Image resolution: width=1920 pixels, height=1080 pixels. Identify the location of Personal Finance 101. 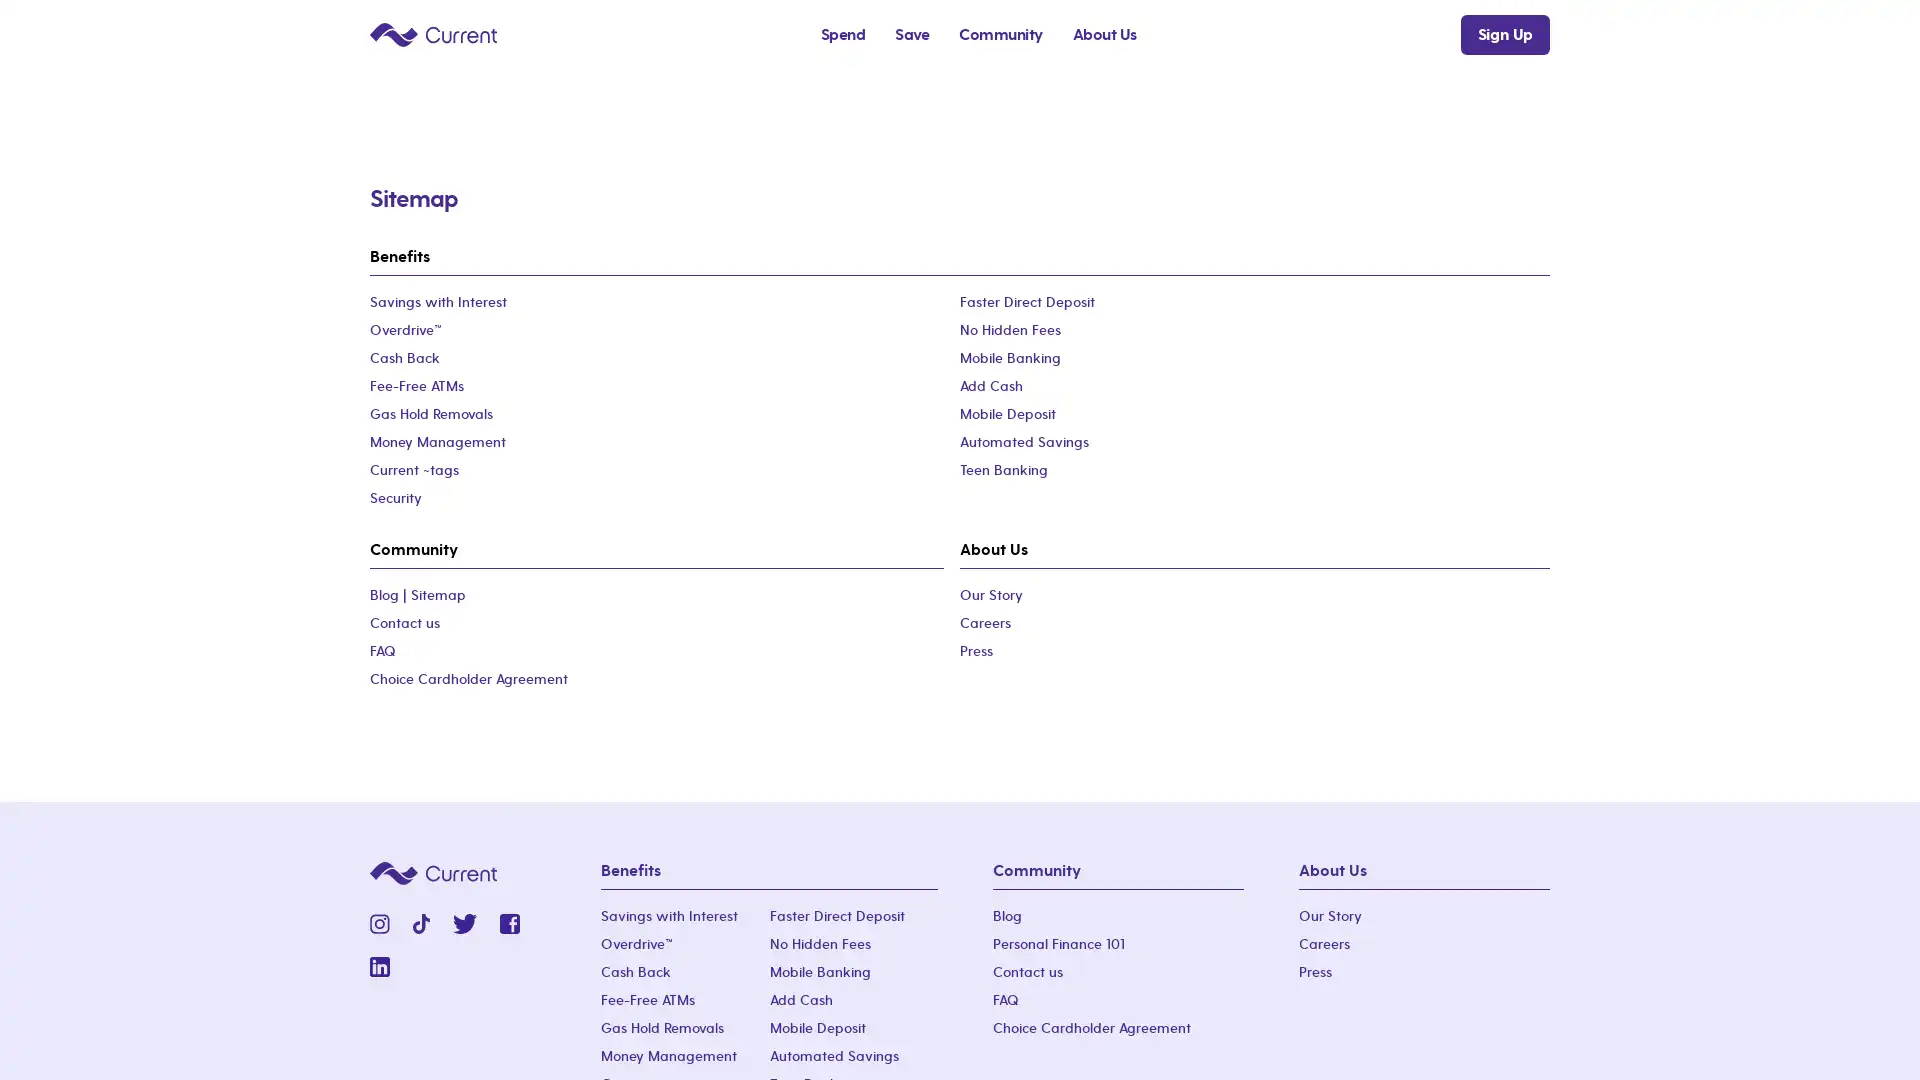
(1058, 945).